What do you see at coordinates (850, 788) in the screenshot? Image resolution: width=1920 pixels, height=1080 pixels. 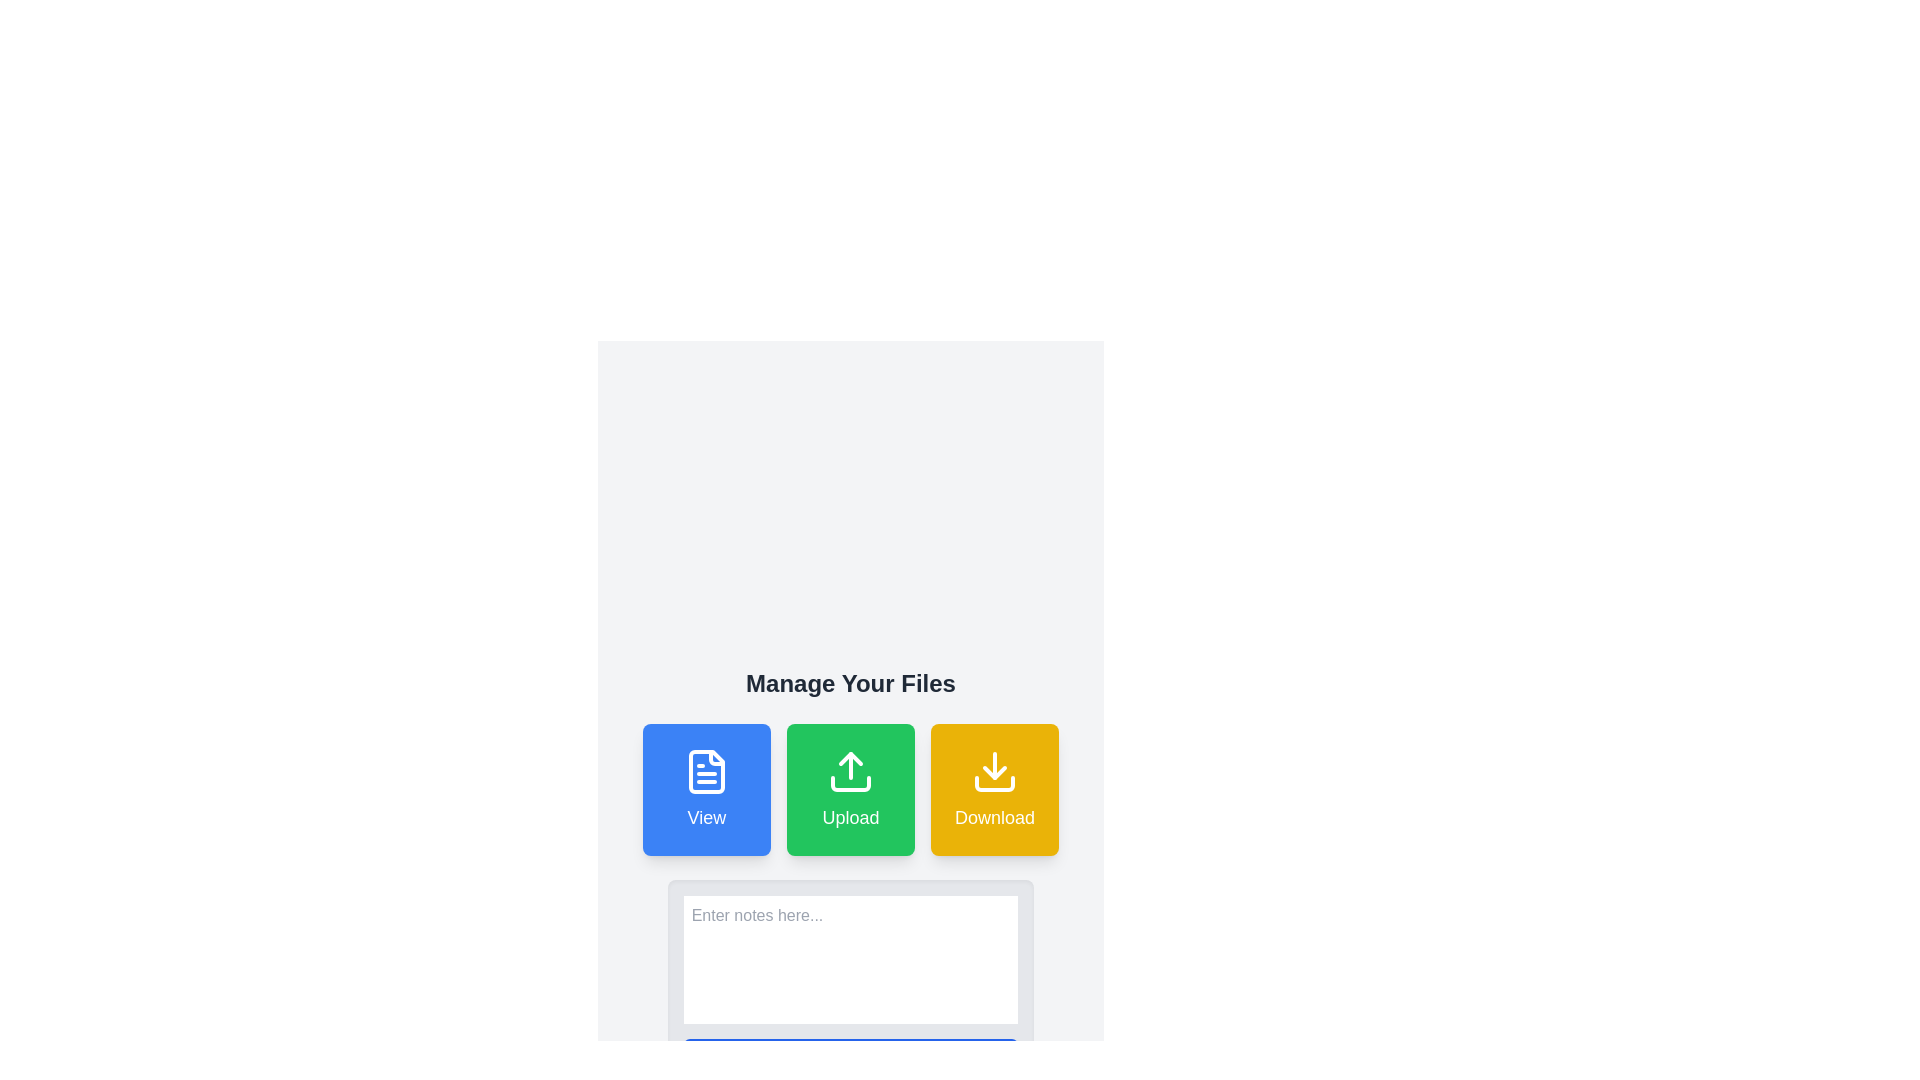 I see `the middle button labeled 'Upload' with a green background` at bounding box center [850, 788].